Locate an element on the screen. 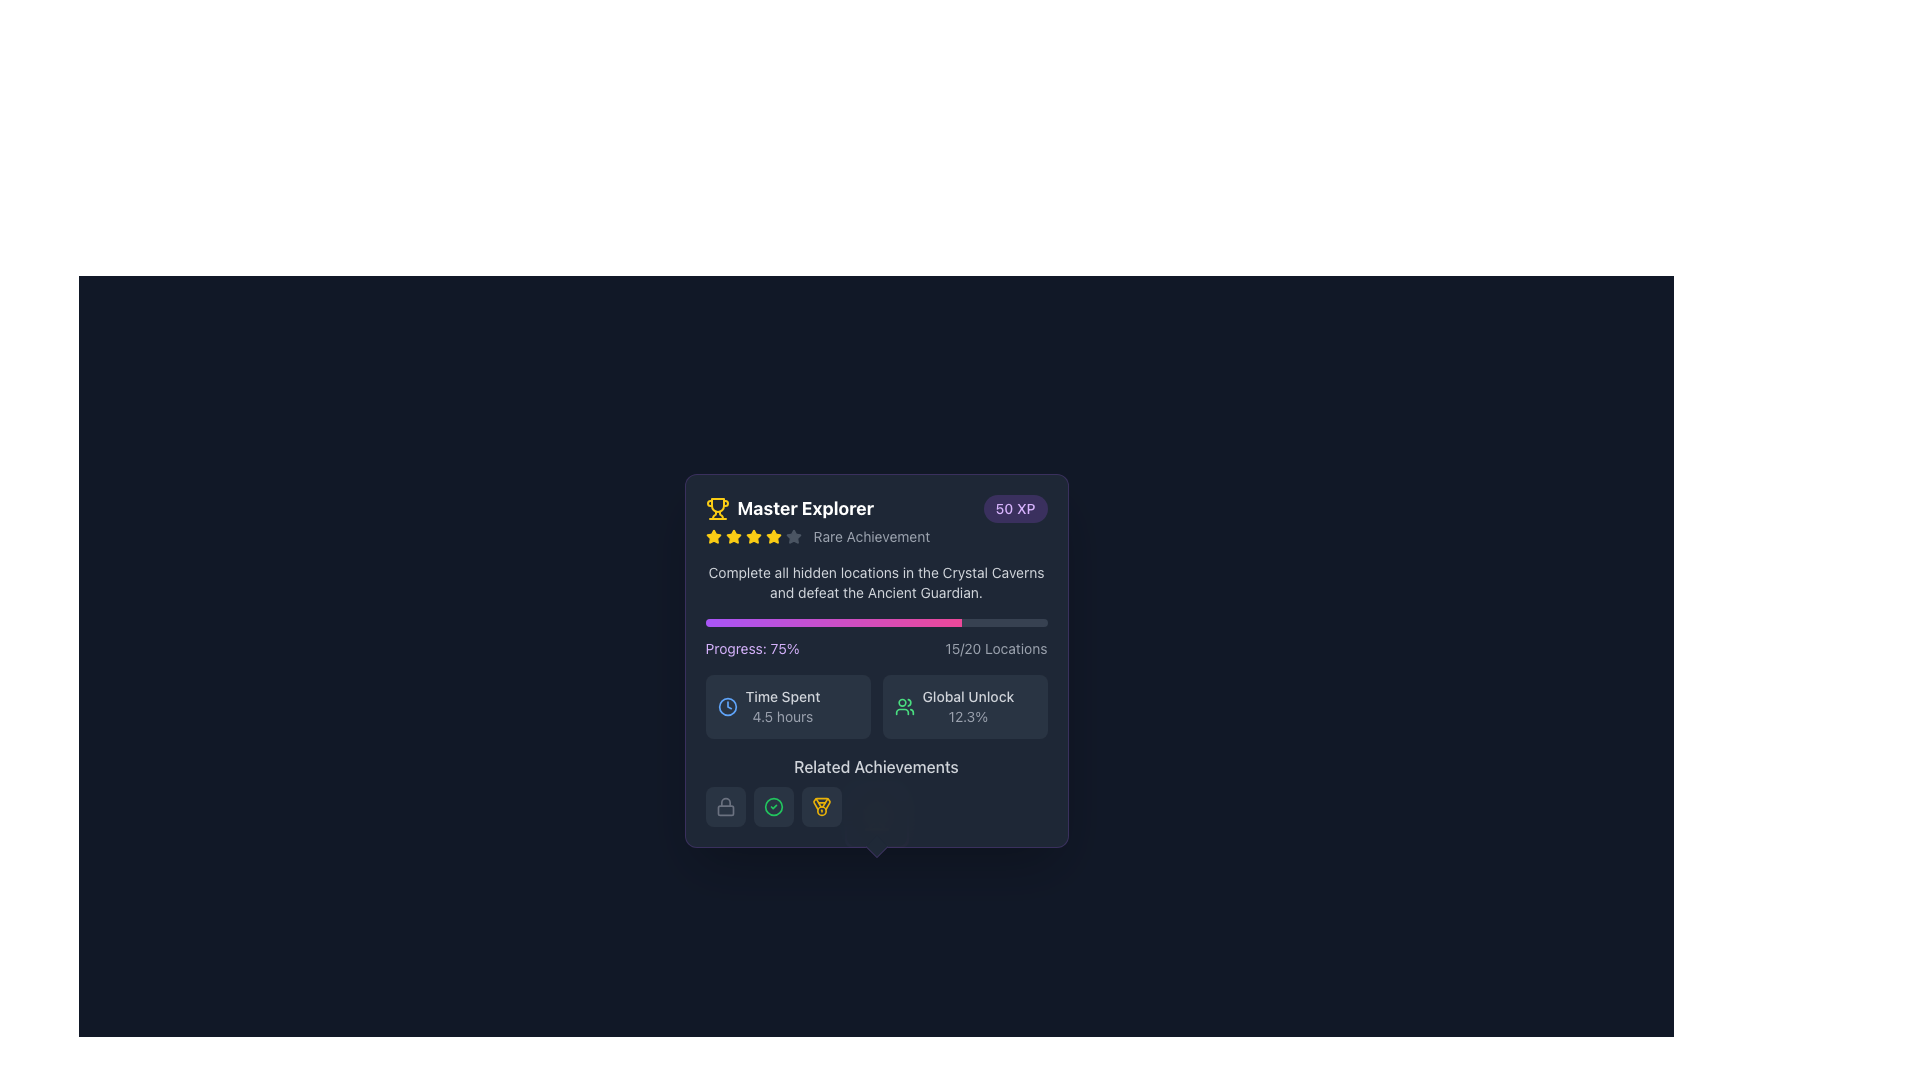 Image resolution: width=1920 pixels, height=1080 pixels. the sixth star icon in the rating sequence beneath the 'Master Explorer' heading to visually represent the achievement level is located at coordinates (772, 535).